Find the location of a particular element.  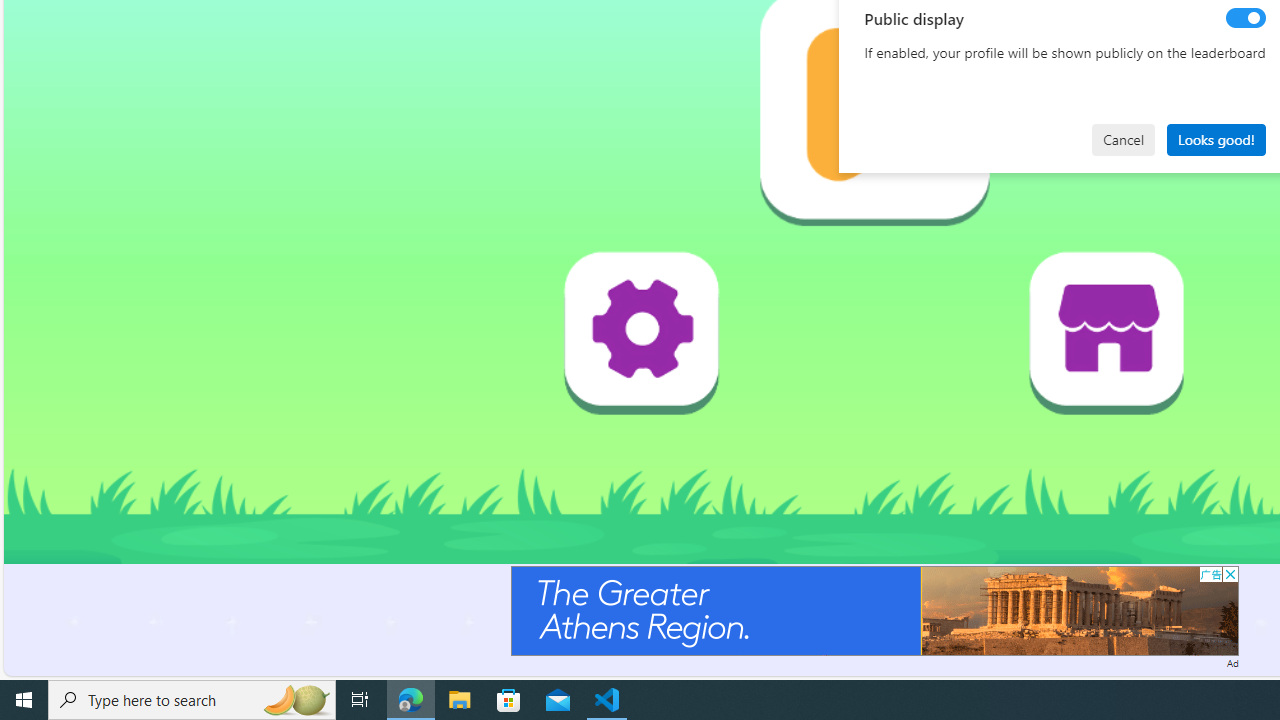

'Advertisement' is located at coordinates (874, 609).